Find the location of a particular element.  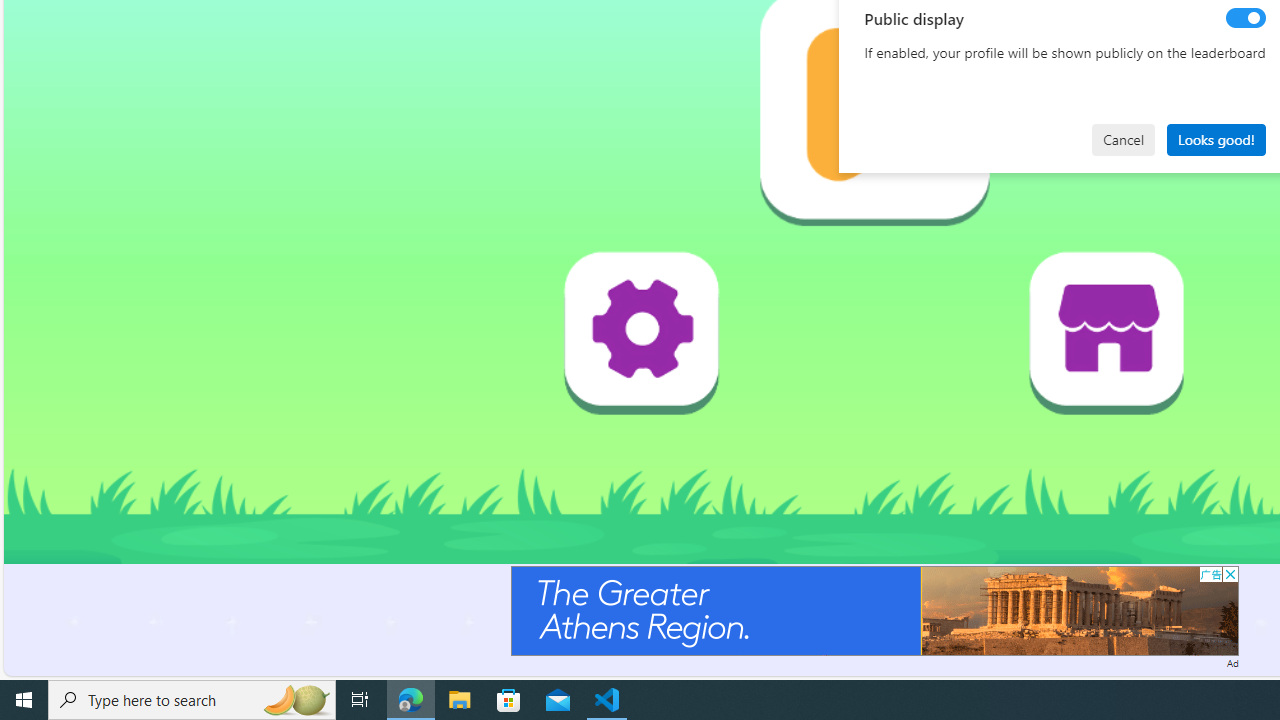

'Advertisement' is located at coordinates (874, 609).